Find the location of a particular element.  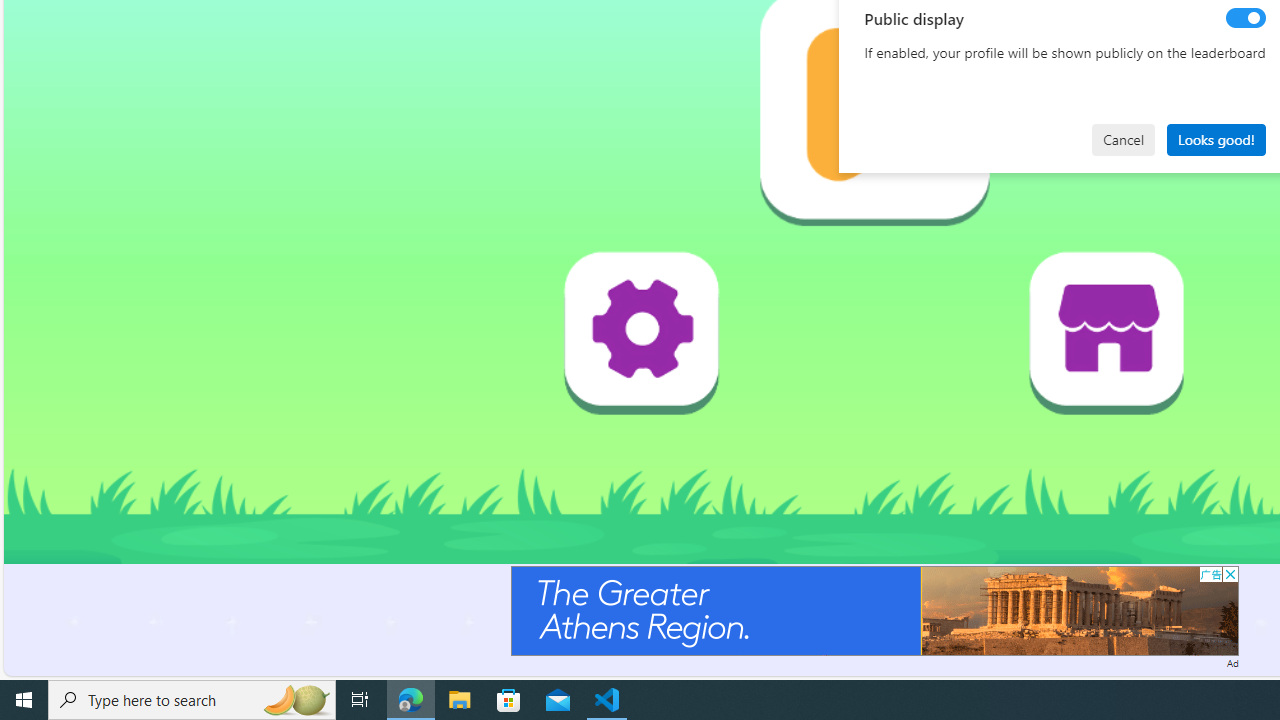

'Advertisement' is located at coordinates (874, 609).